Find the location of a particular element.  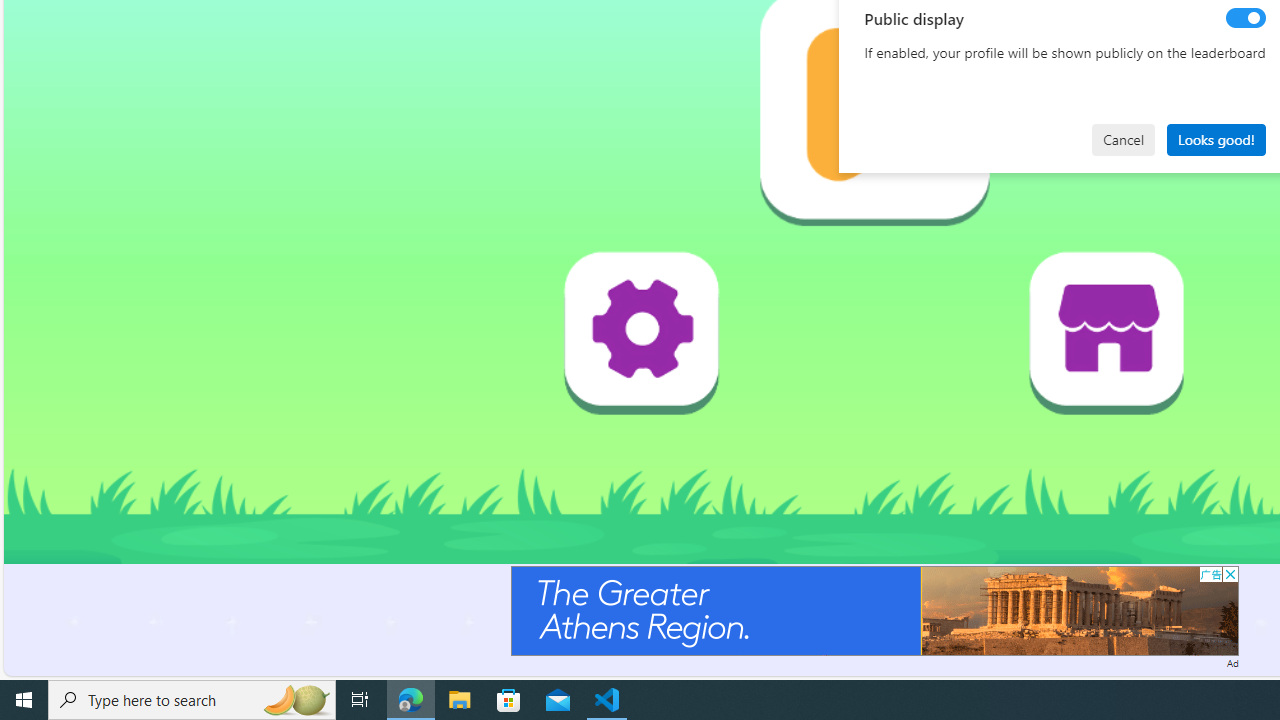

'Advertisement' is located at coordinates (874, 609).